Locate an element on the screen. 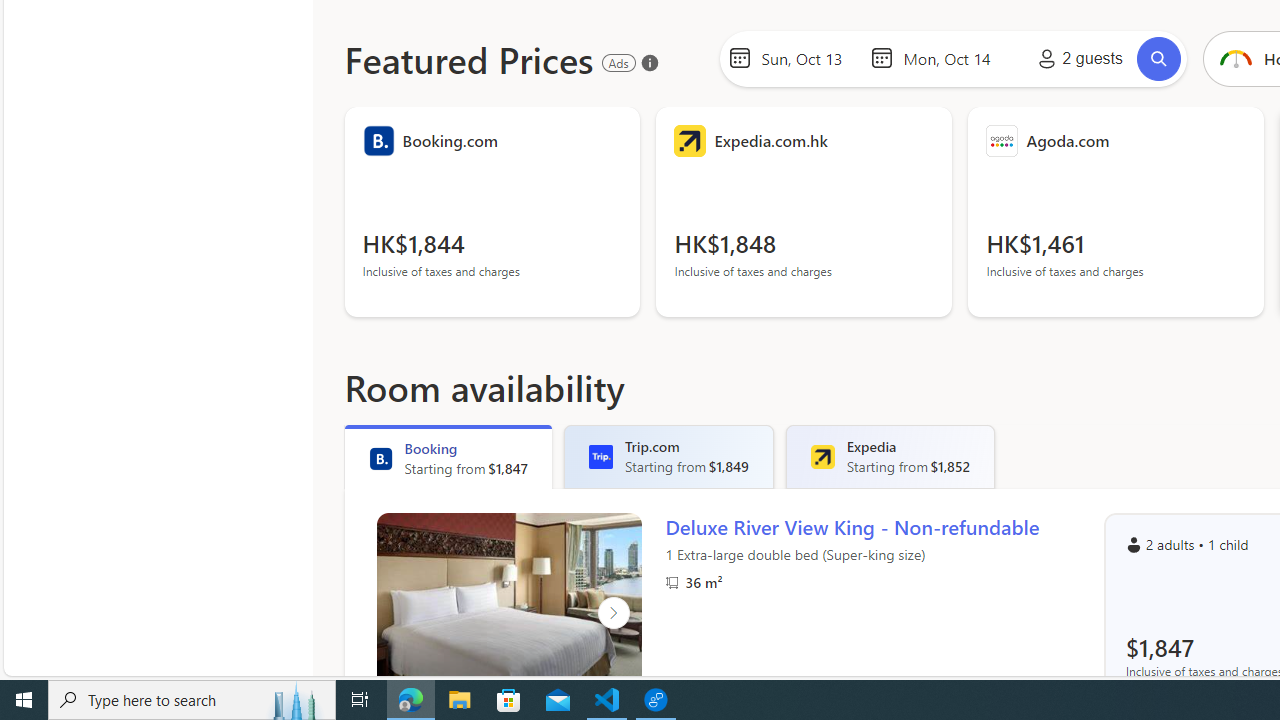  'Click to scroll right' is located at coordinates (612, 612).